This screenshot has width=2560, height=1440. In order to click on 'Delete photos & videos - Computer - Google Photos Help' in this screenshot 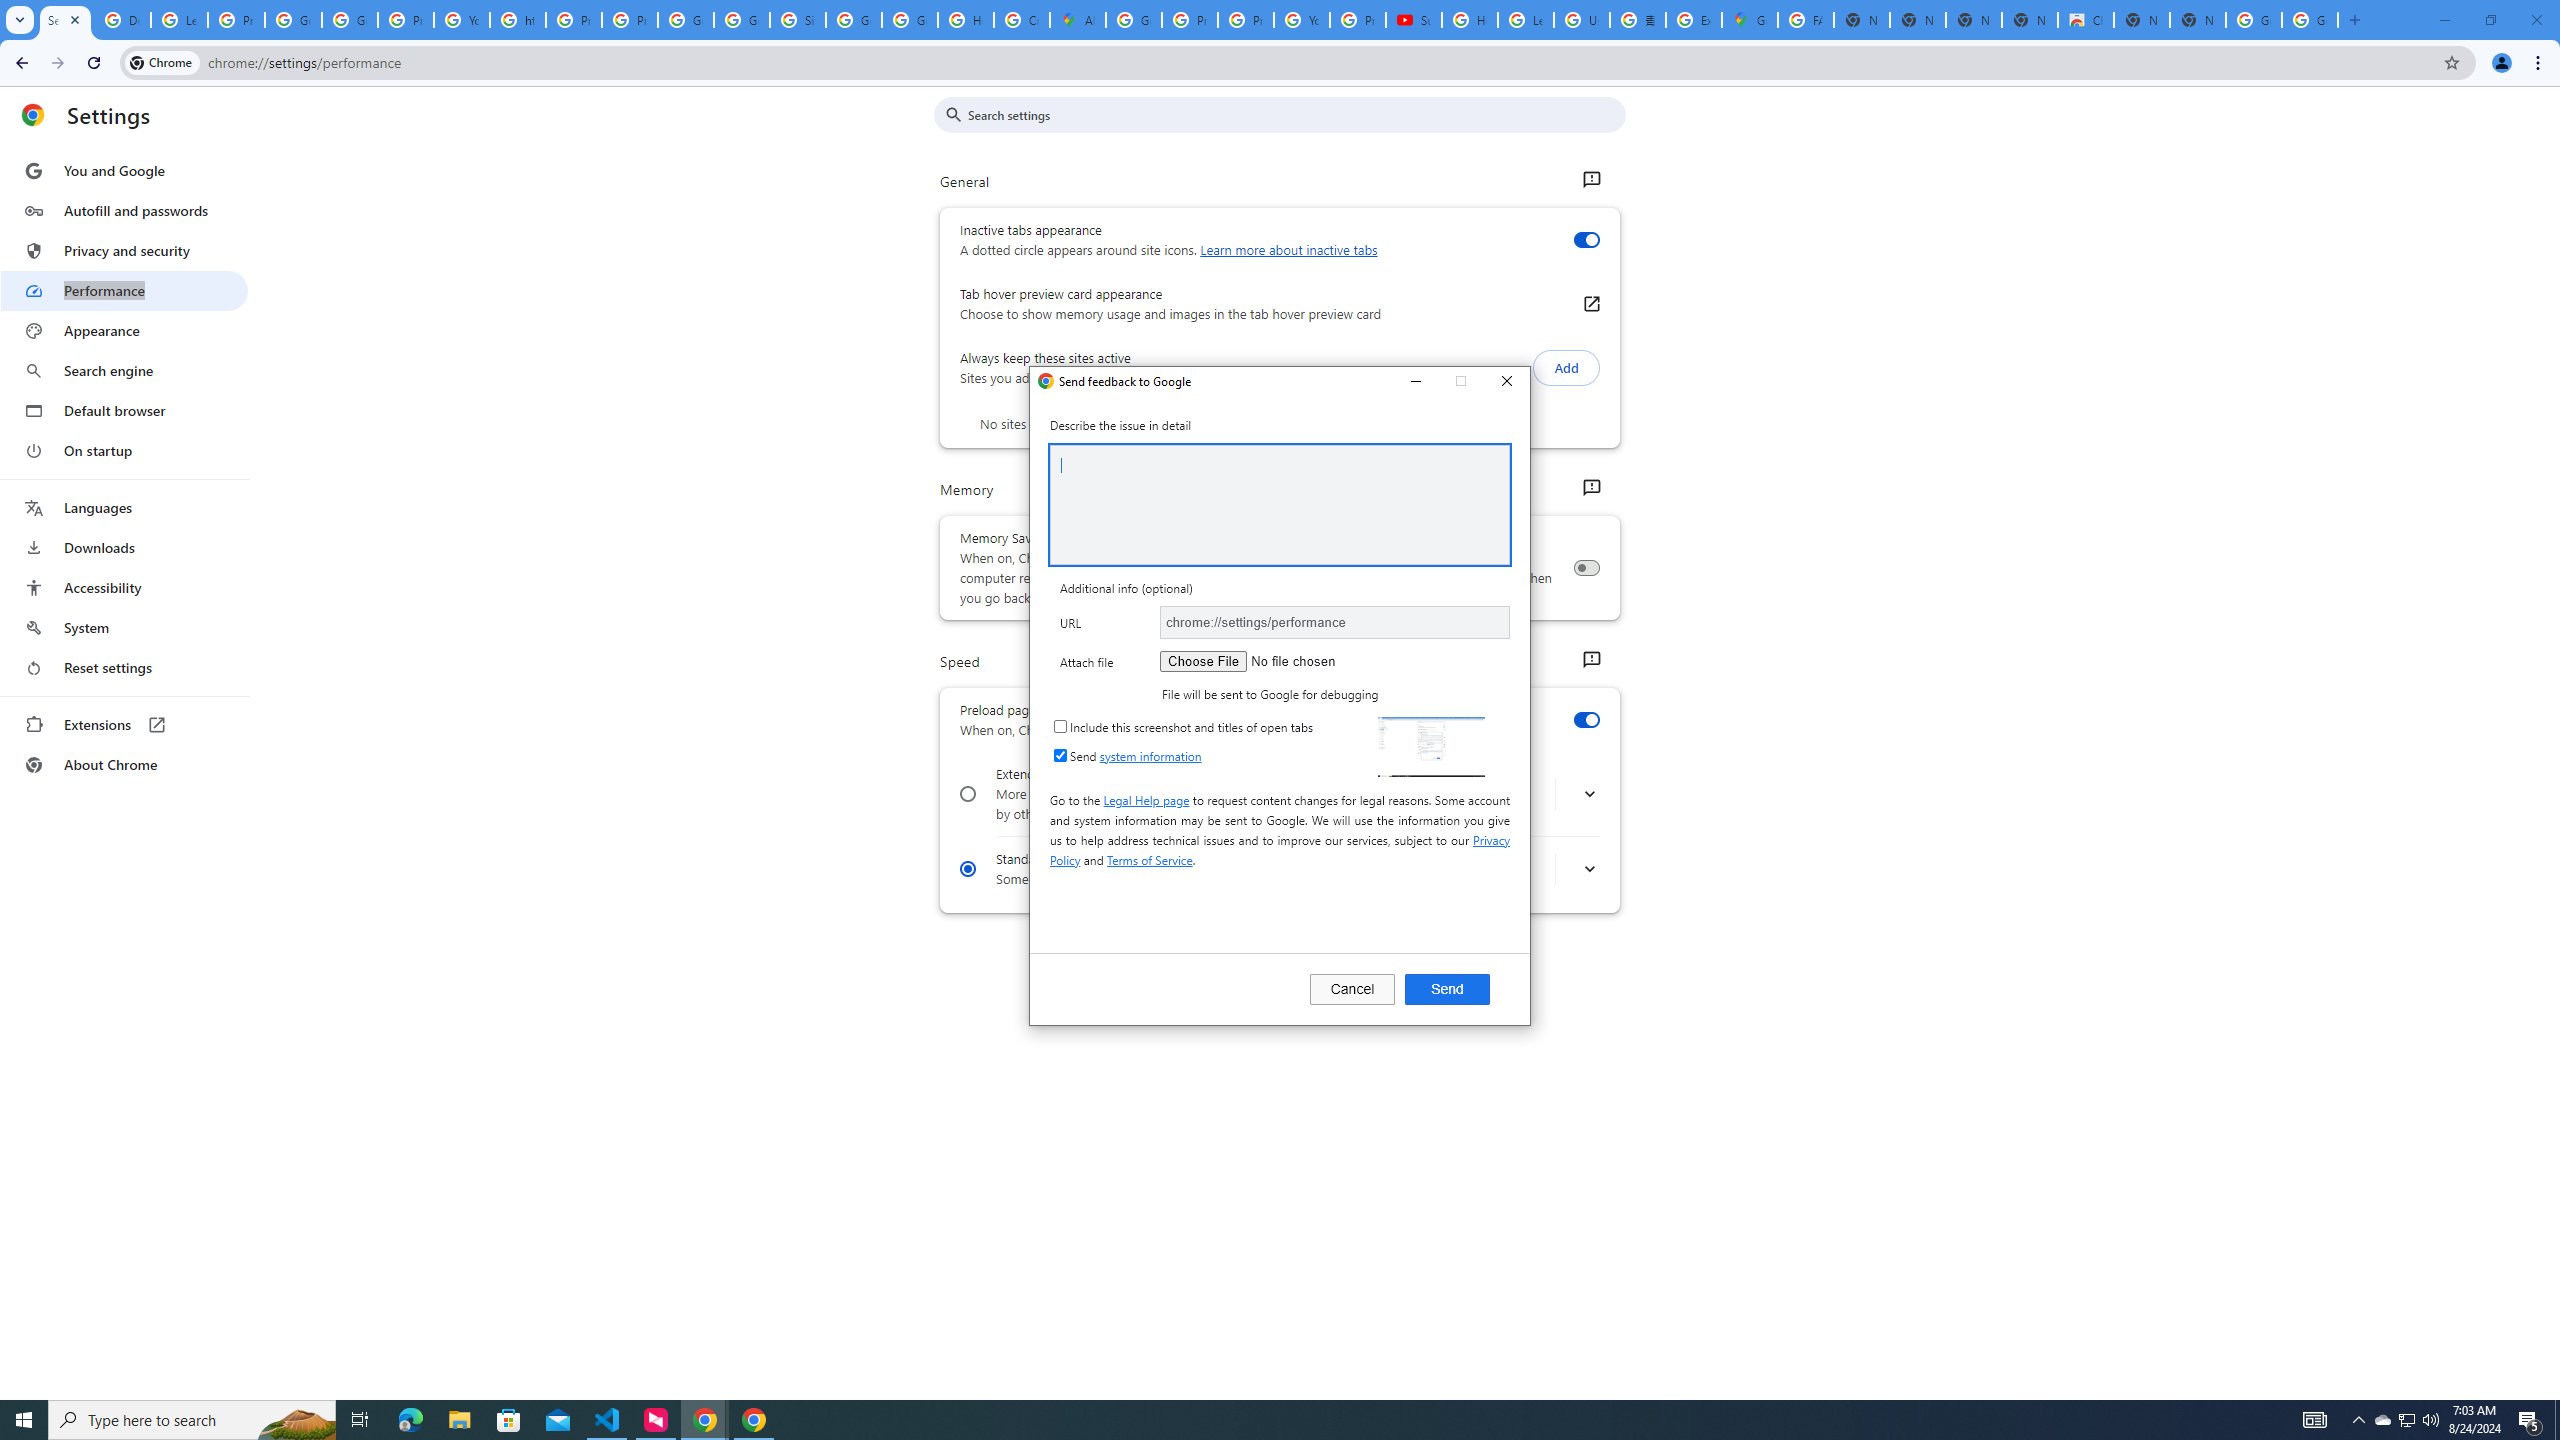, I will do `click(121, 19)`.